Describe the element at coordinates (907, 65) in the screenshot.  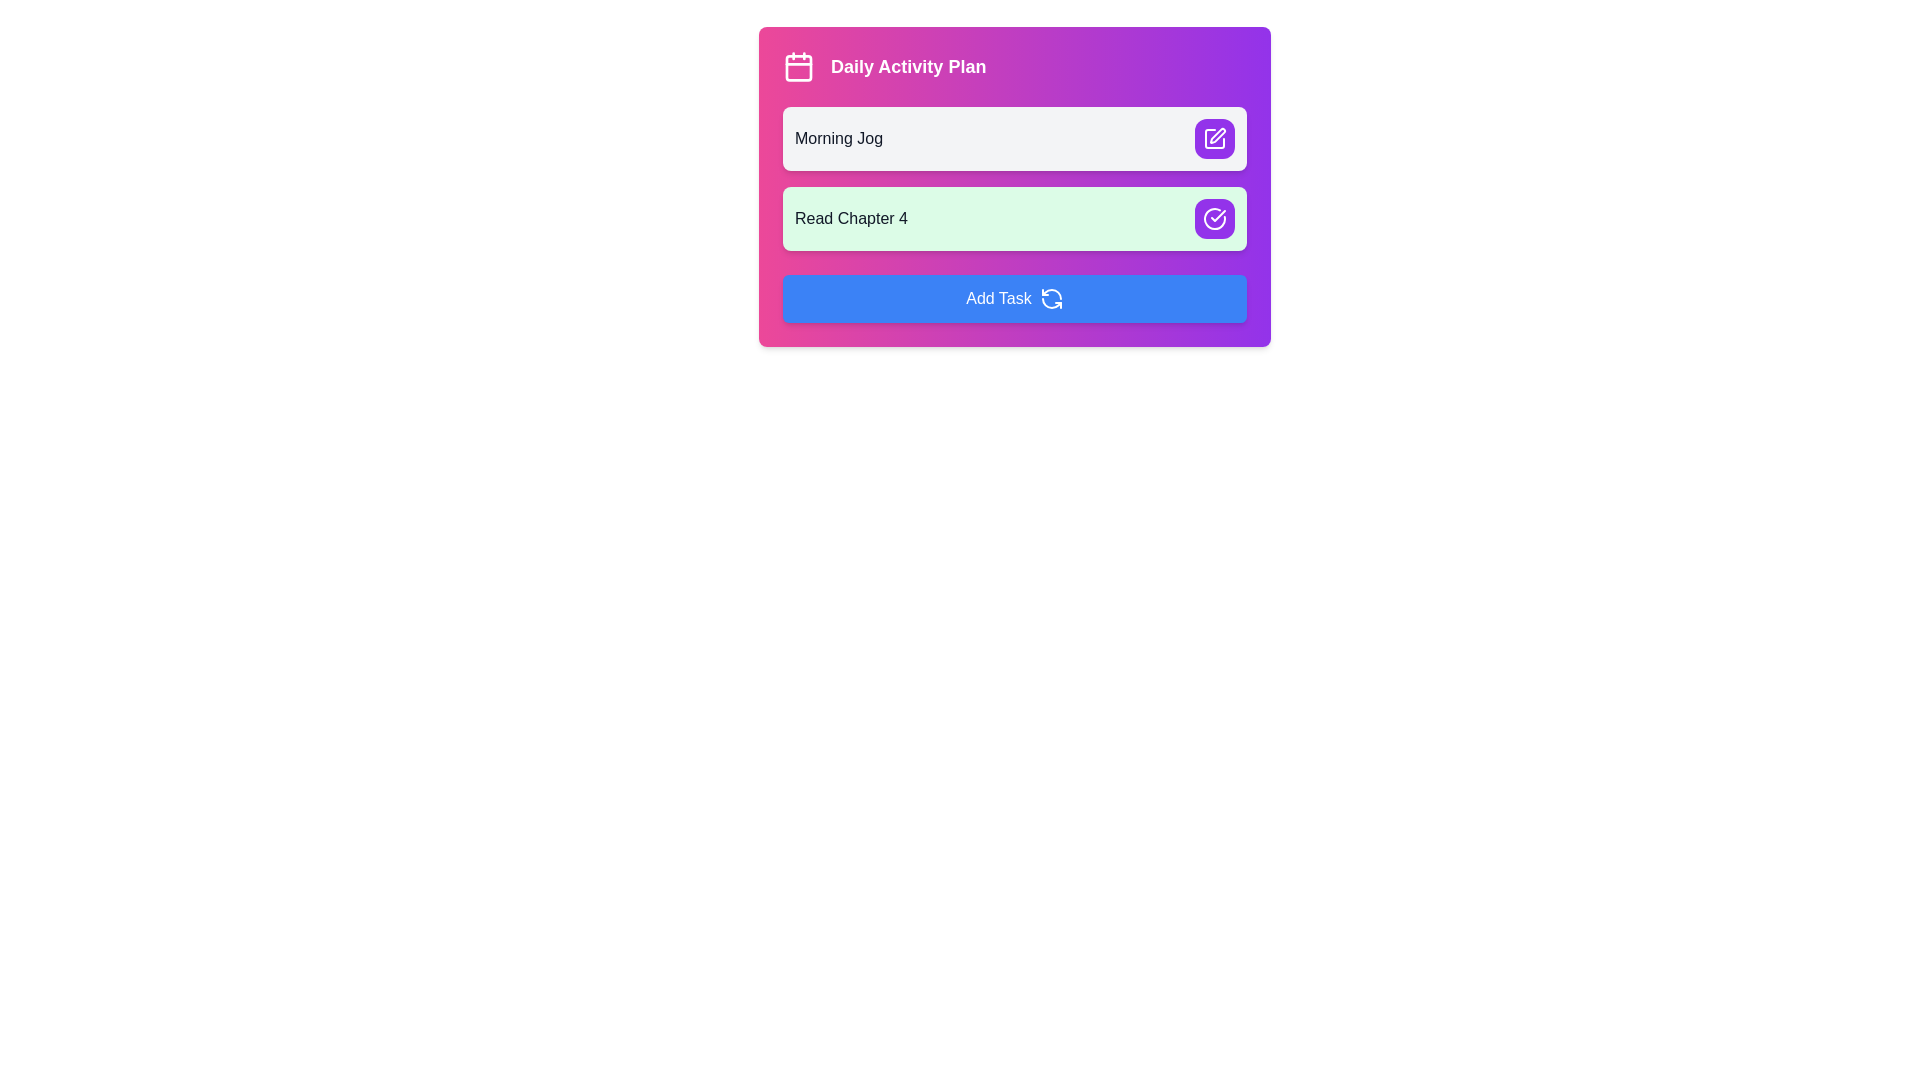
I see `the bold, large-font 'Daily Activity Plan' label with vibrant white text against a gradient purple-pink background, located to the right of a calendar icon in the header` at that location.